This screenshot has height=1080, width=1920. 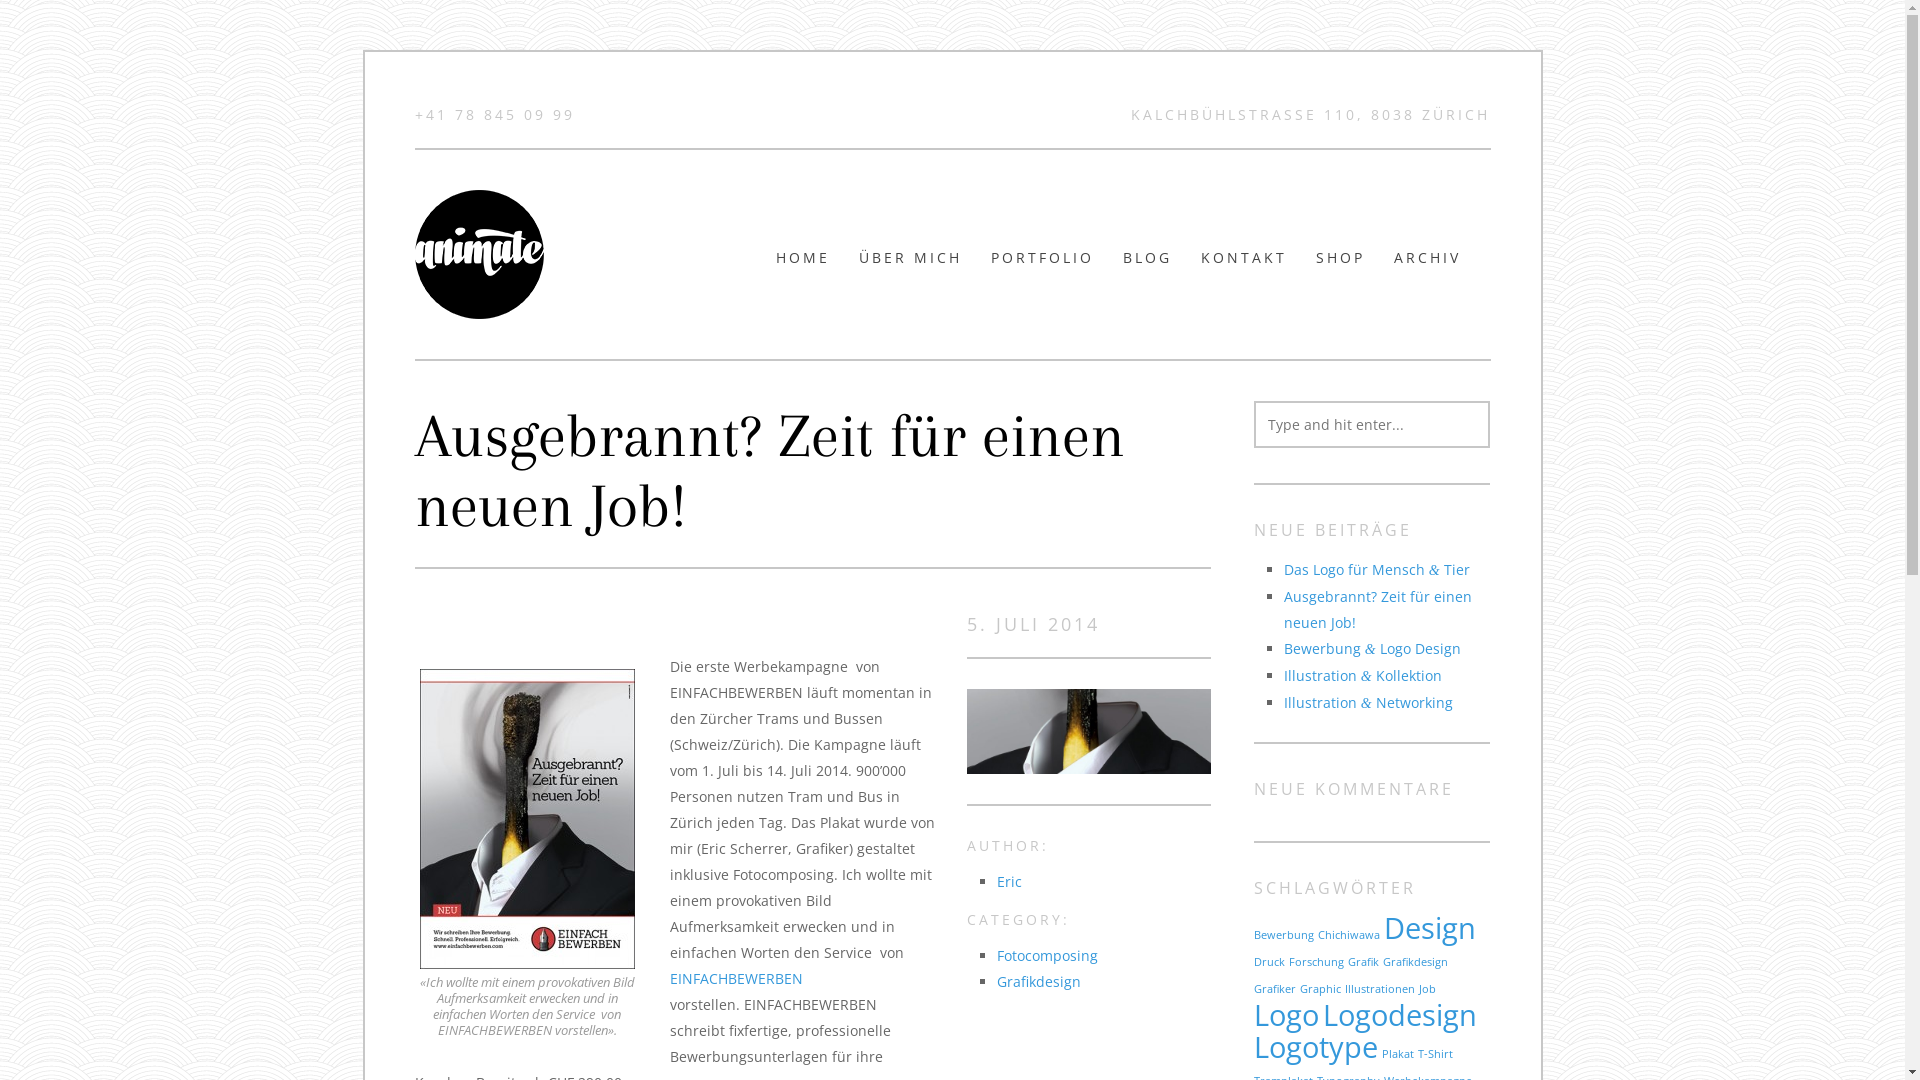 I want to click on 'Logotype', so click(x=1315, y=1045).